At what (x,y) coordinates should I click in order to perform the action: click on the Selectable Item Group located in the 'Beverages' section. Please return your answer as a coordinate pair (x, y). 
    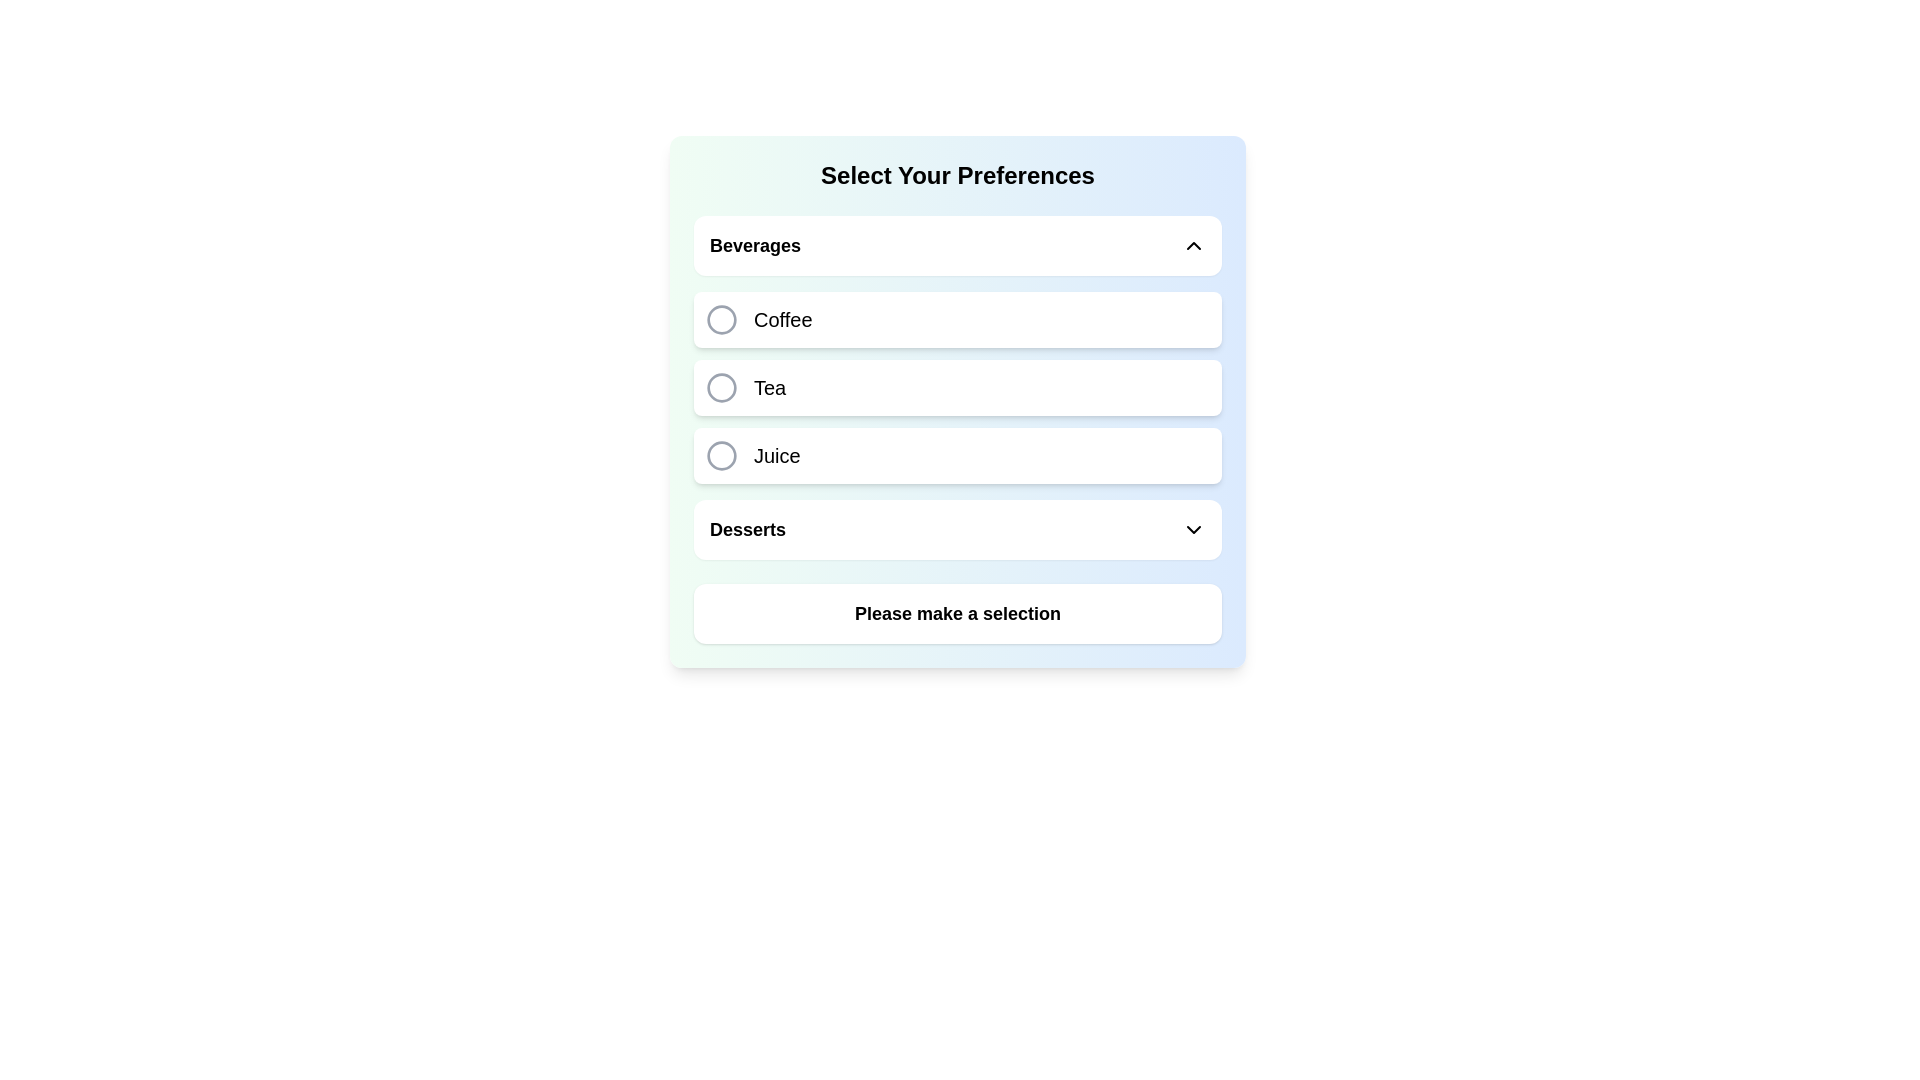
    Looking at the image, I should click on (957, 349).